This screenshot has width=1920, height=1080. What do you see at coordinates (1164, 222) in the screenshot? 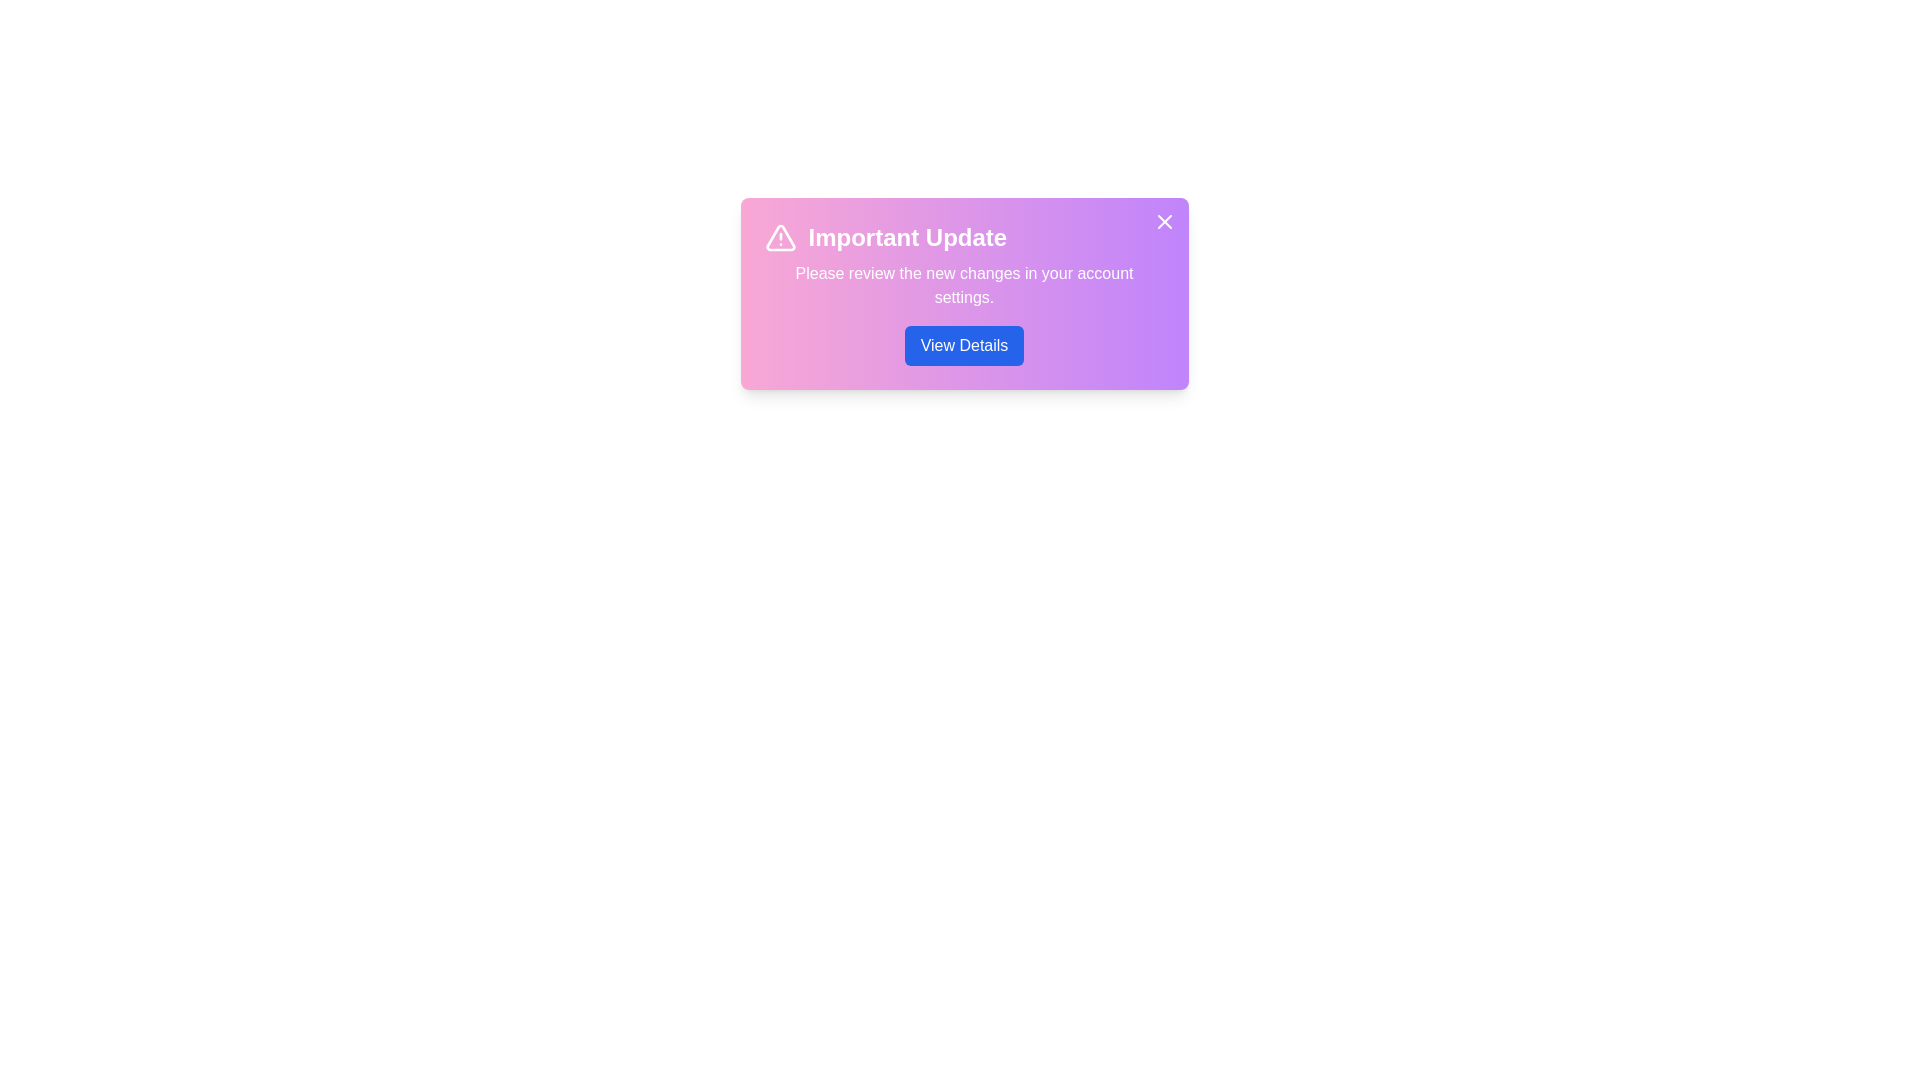
I see `the close button of the notification alert` at bounding box center [1164, 222].